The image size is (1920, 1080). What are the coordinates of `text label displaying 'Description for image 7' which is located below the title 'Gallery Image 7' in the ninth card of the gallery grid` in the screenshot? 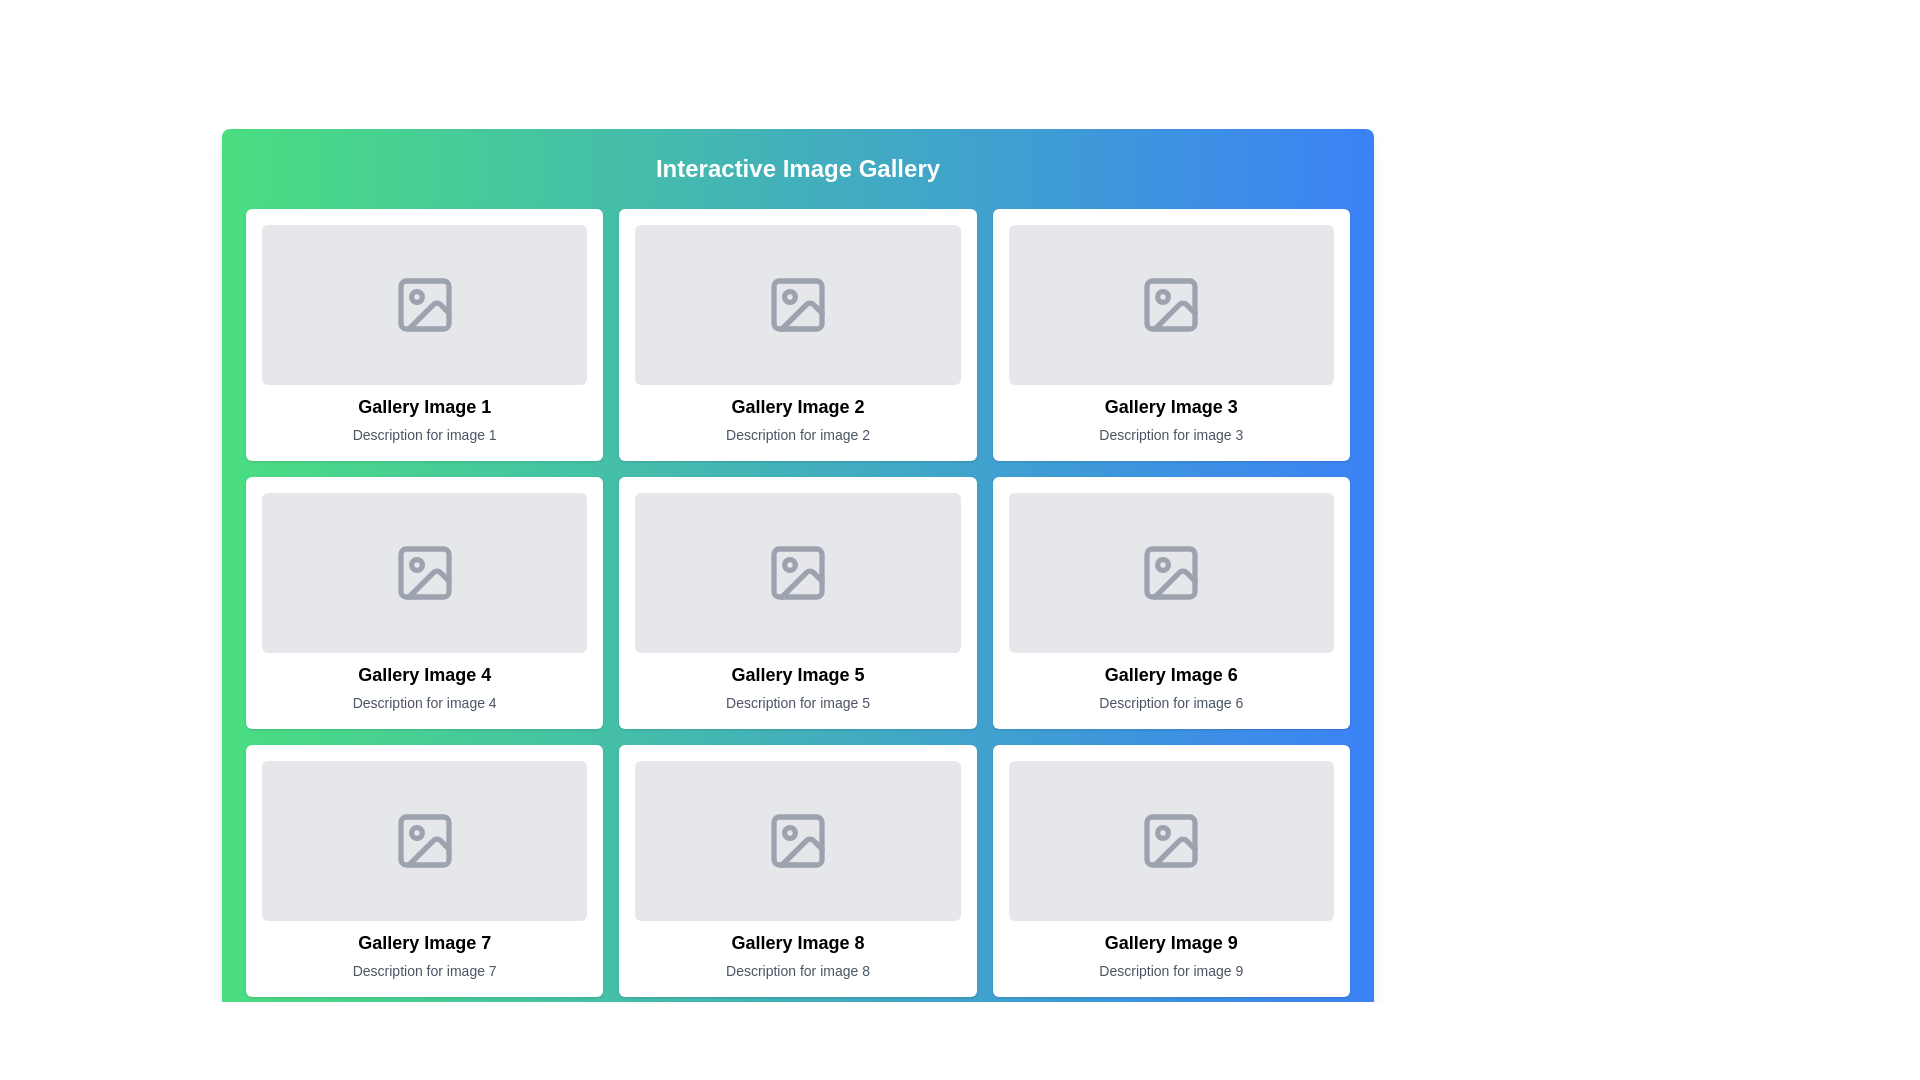 It's located at (423, 970).